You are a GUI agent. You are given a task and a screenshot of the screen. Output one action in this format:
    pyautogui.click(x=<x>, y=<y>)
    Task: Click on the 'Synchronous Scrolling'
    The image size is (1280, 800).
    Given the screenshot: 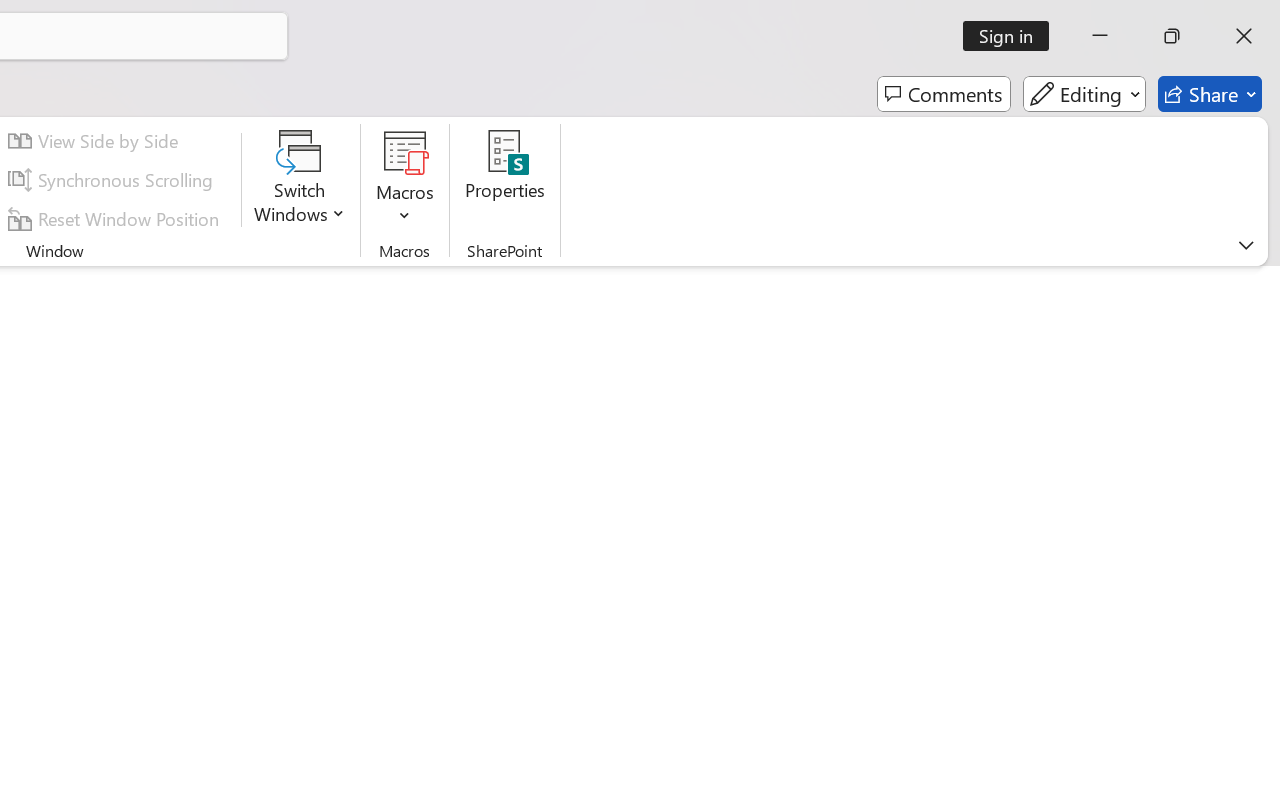 What is the action you would take?
    pyautogui.click(x=113, y=179)
    